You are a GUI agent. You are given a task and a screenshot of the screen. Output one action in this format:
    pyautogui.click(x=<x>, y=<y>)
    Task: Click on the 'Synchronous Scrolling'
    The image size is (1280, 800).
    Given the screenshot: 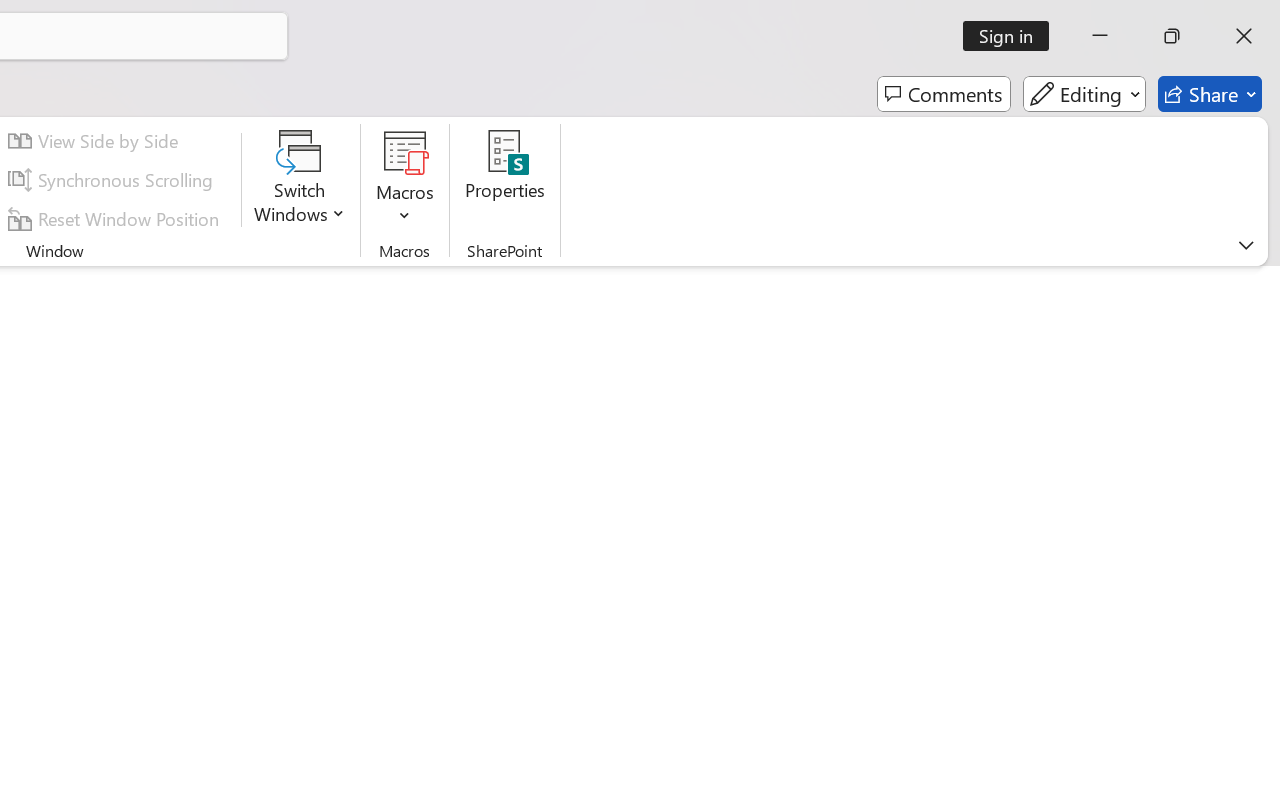 What is the action you would take?
    pyautogui.click(x=113, y=179)
    